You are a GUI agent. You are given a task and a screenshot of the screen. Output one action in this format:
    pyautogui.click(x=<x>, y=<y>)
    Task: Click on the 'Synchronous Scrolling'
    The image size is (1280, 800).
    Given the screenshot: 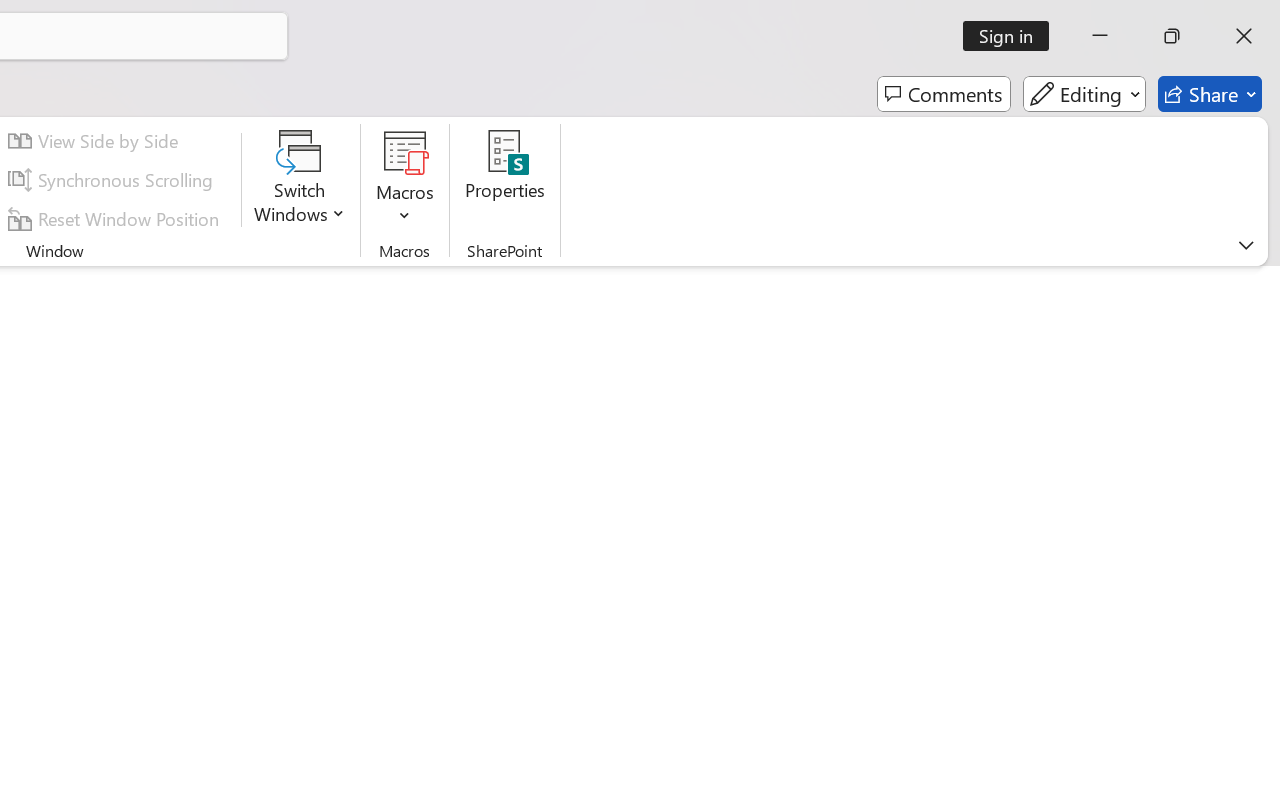 What is the action you would take?
    pyautogui.click(x=113, y=179)
    